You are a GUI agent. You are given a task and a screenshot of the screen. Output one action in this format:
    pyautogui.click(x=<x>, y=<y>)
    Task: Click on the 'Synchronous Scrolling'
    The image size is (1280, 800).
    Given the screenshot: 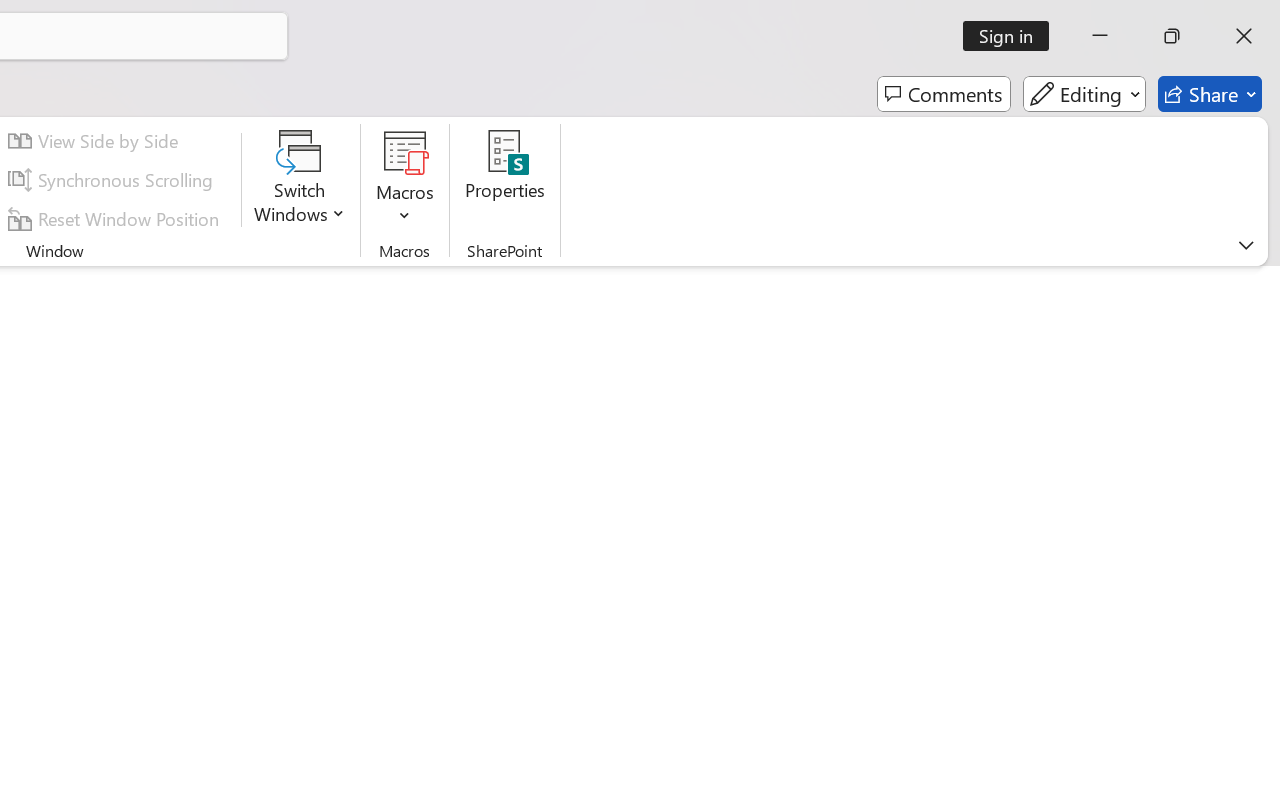 What is the action you would take?
    pyautogui.click(x=113, y=179)
    